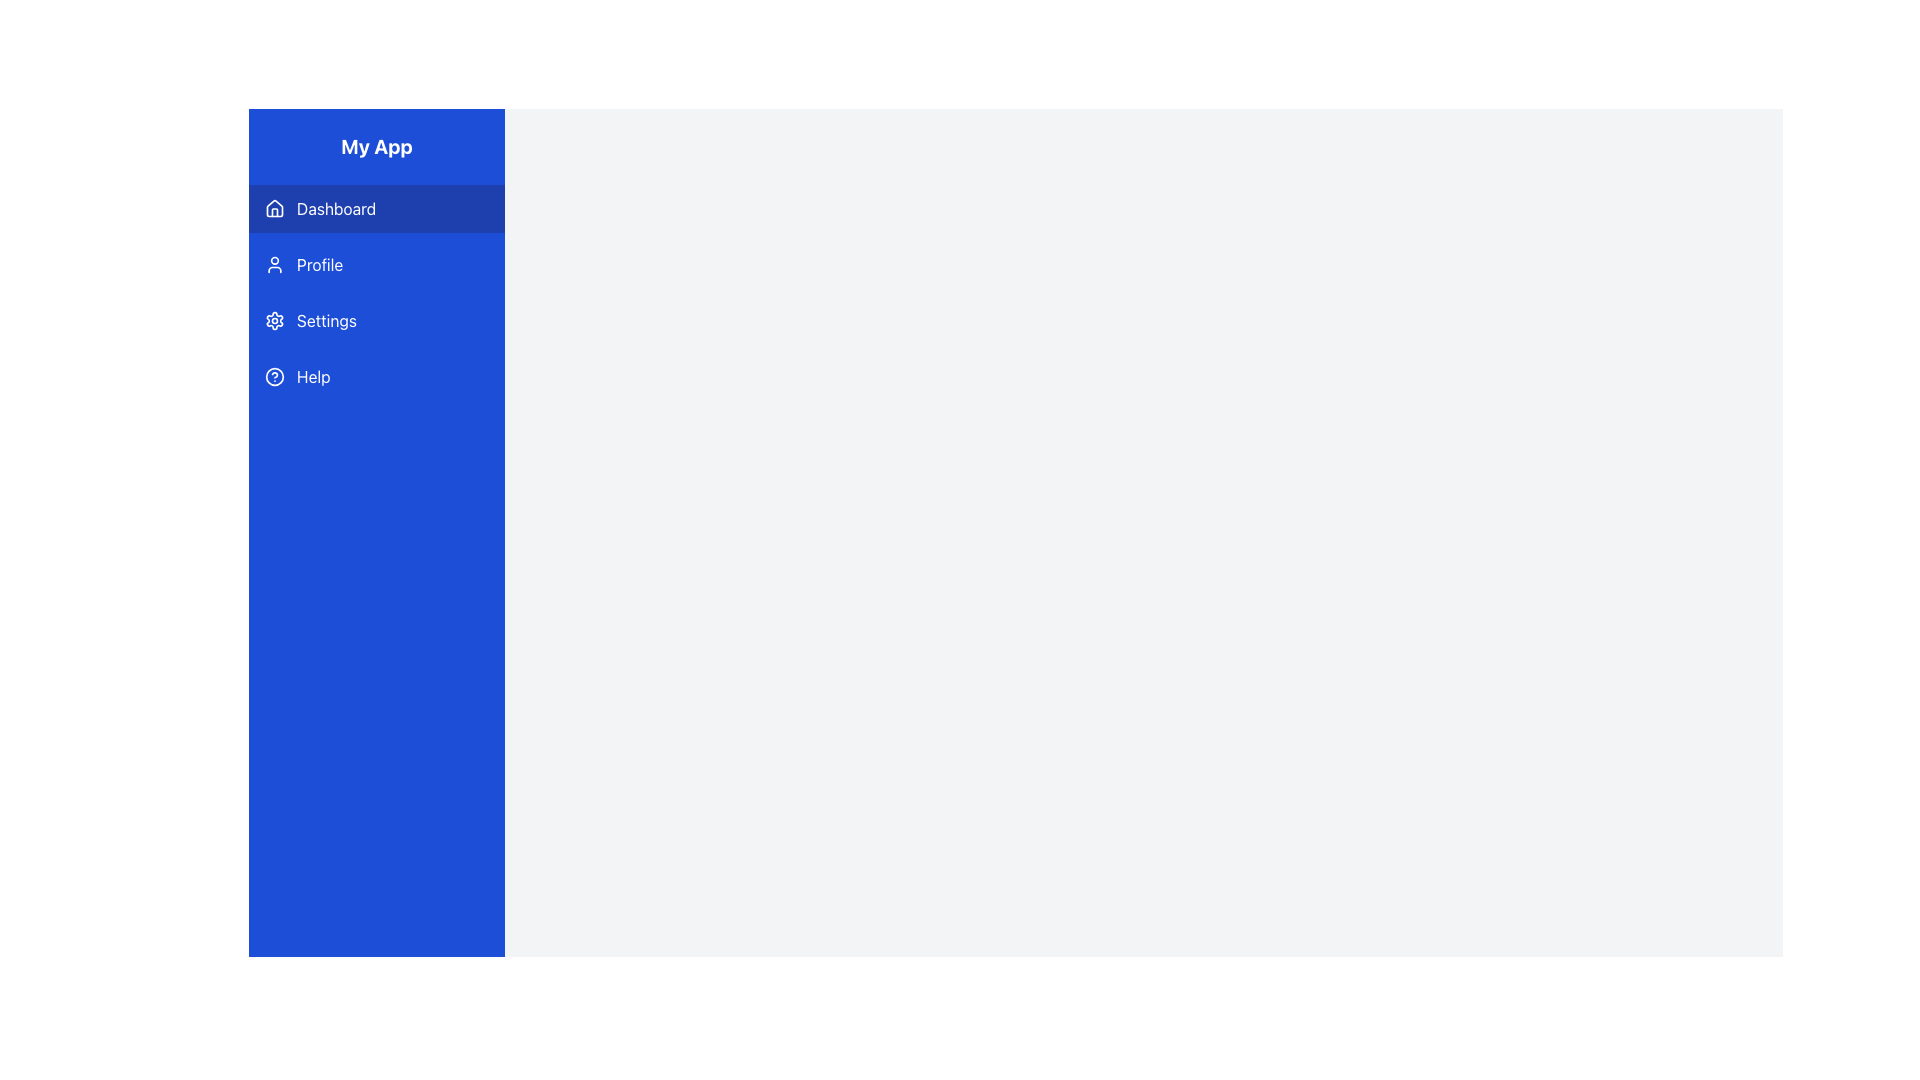 The image size is (1920, 1080). I want to click on the 'Settings' SVG Icon located to the left of the text 'Settings' in the navigation menu, so click(273, 319).